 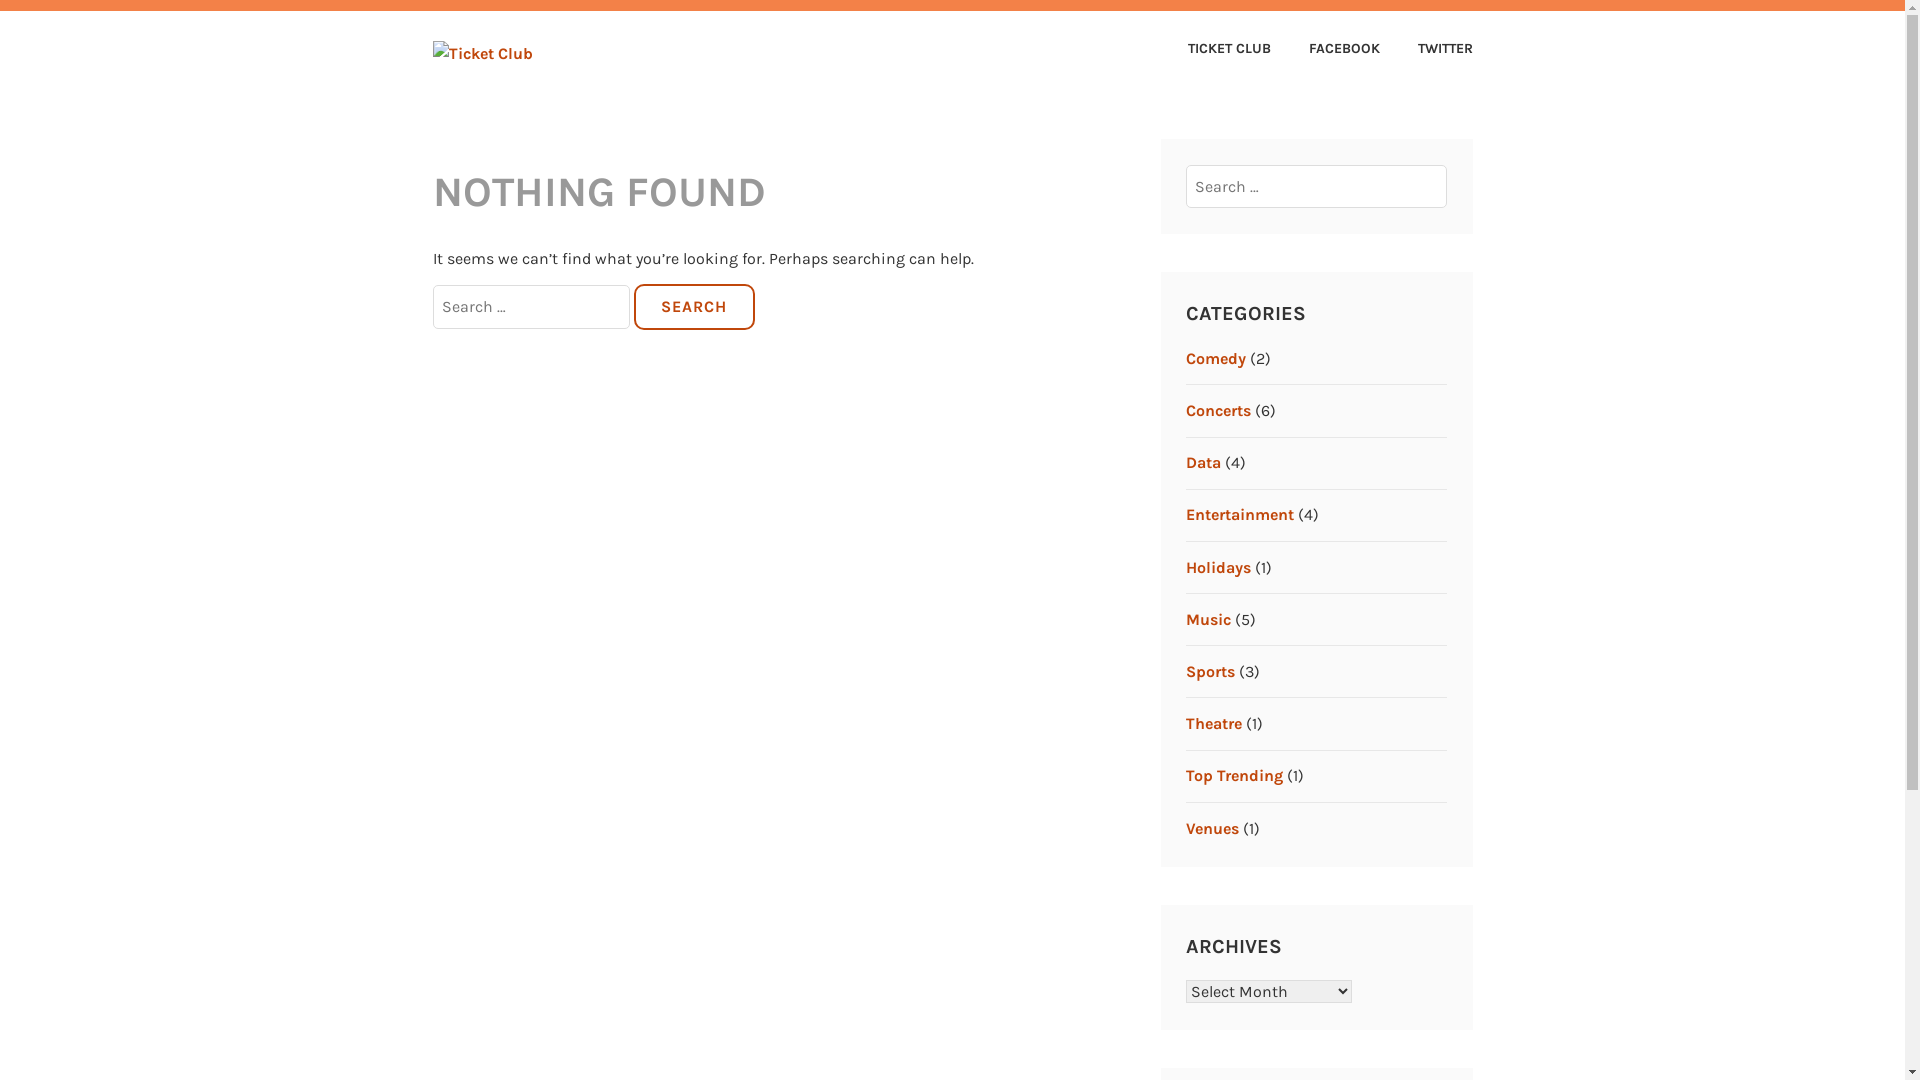 I want to click on 'TWITTER', so click(x=1427, y=49).